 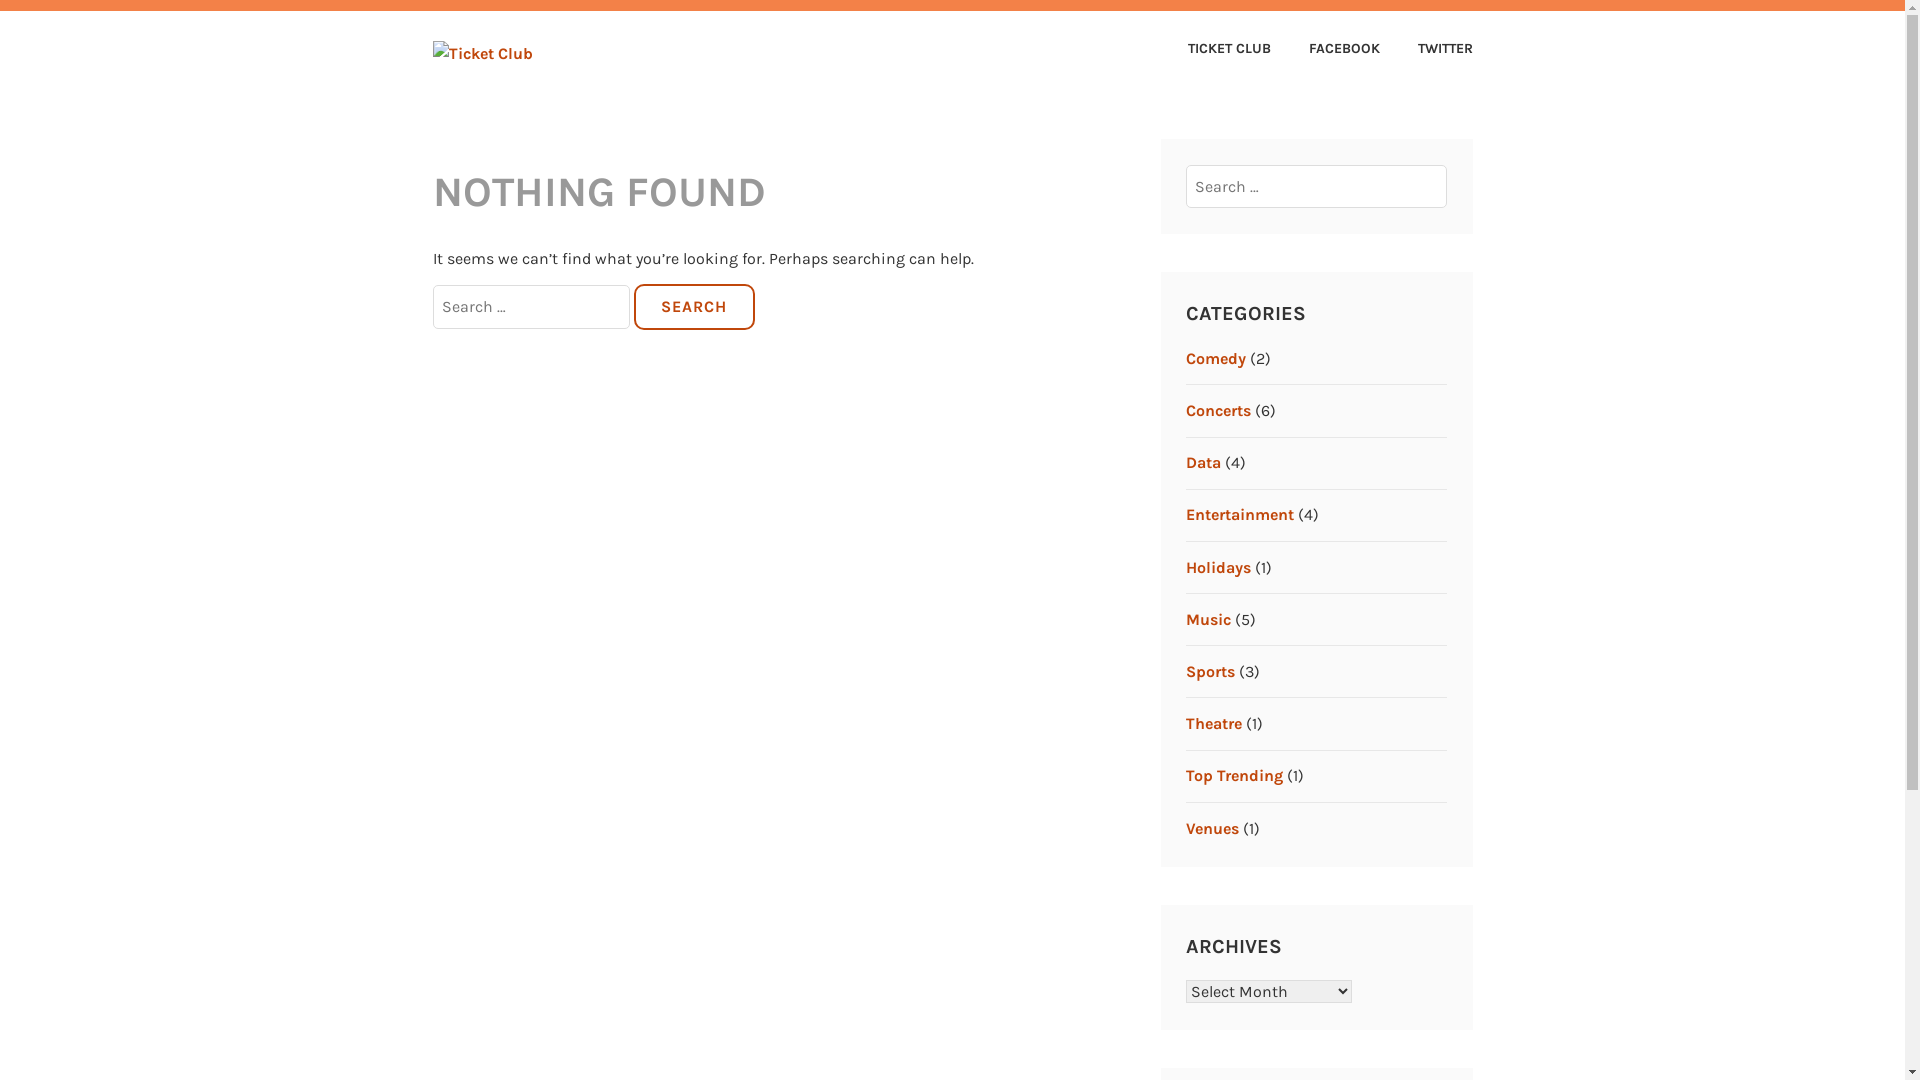 I want to click on 'TWITTER', so click(x=1427, y=49).